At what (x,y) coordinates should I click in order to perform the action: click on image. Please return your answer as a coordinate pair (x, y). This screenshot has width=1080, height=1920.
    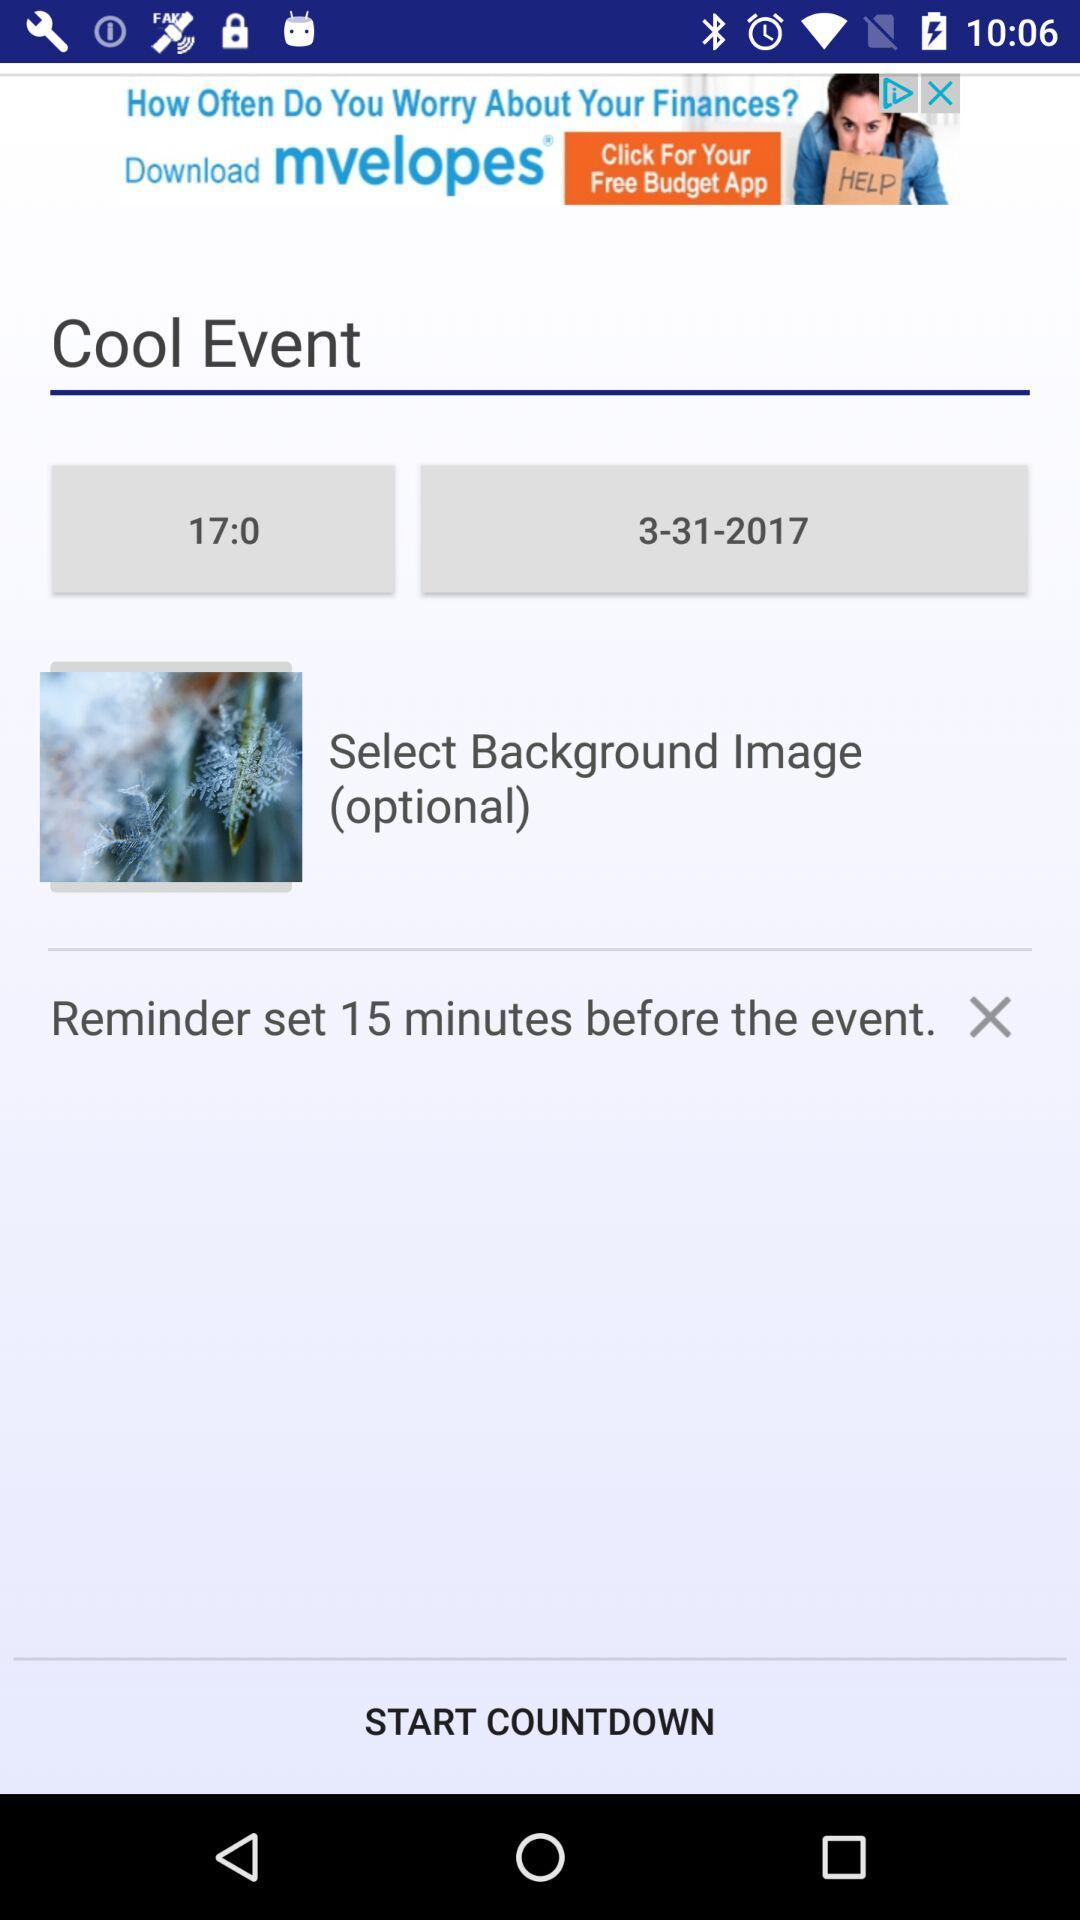
    Looking at the image, I should click on (169, 776).